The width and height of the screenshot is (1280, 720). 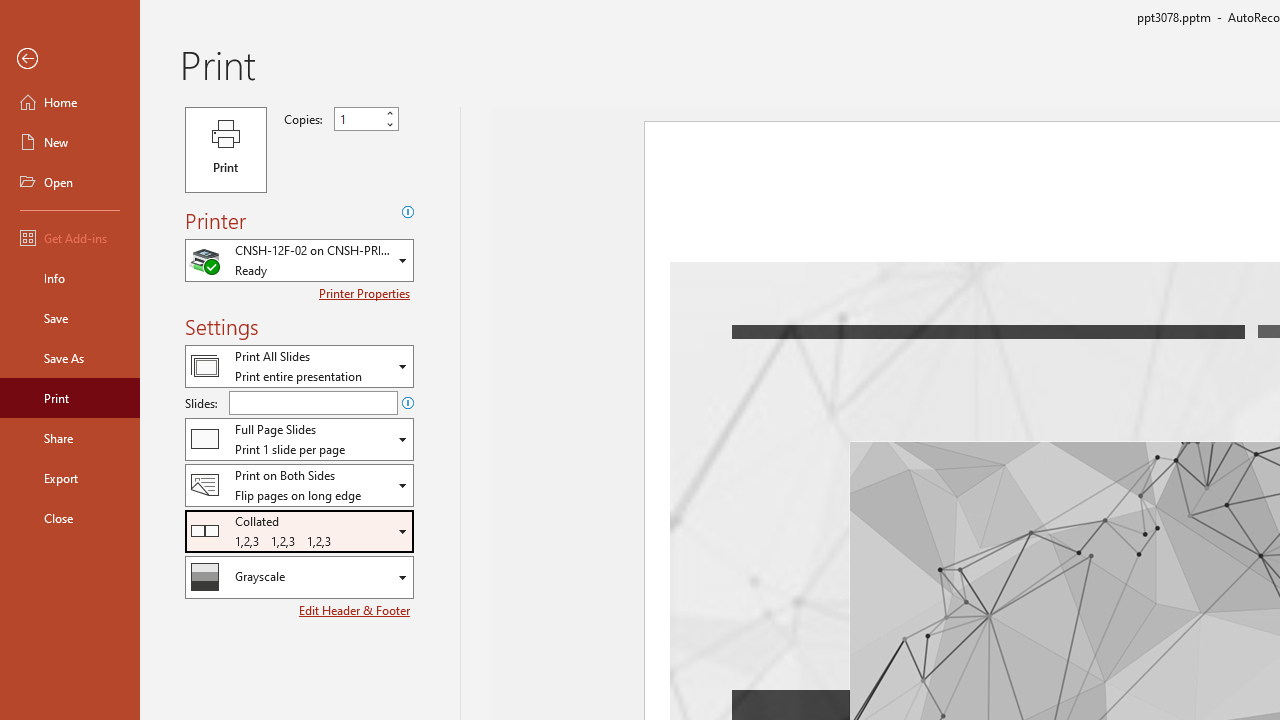 What do you see at coordinates (298, 577) in the screenshot?
I see `'Color/Grayscale'` at bounding box center [298, 577].